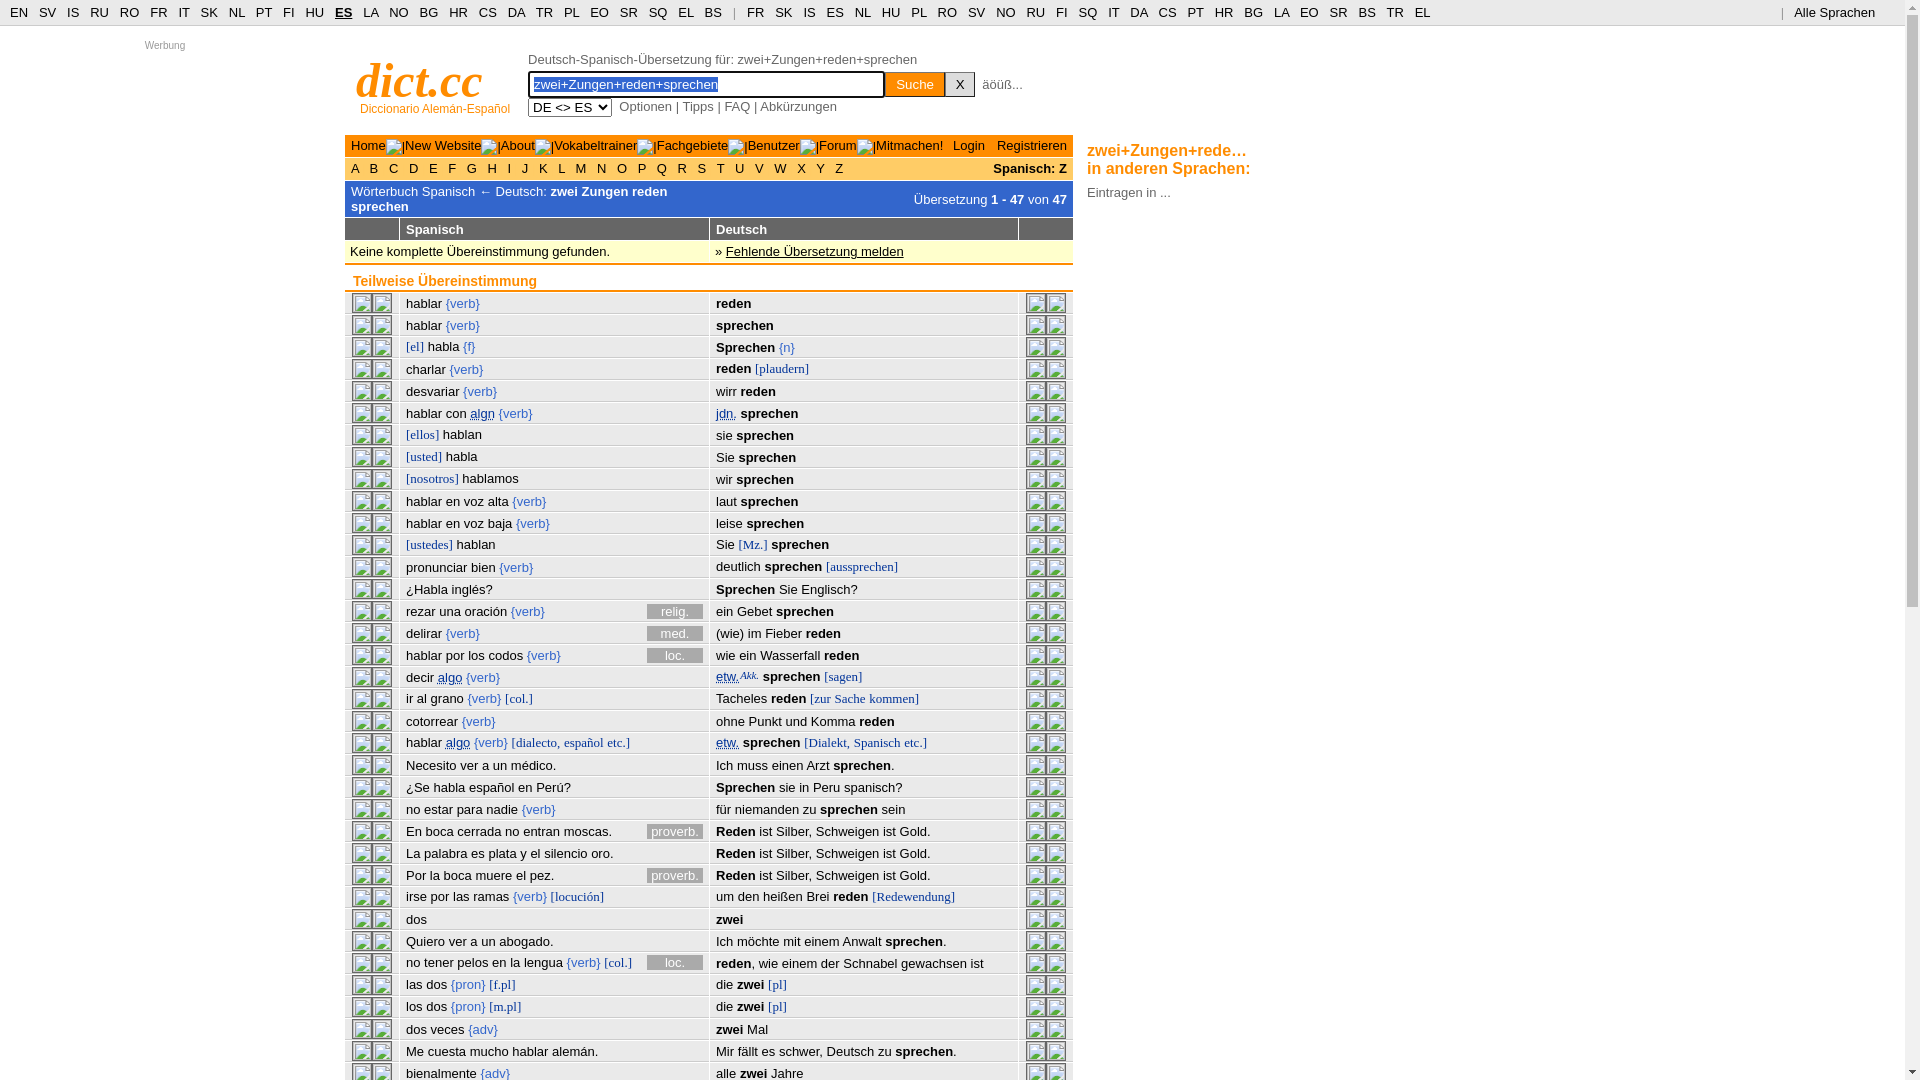  Describe the element at coordinates (775, 874) in the screenshot. I see `'Silber,'` at that location.